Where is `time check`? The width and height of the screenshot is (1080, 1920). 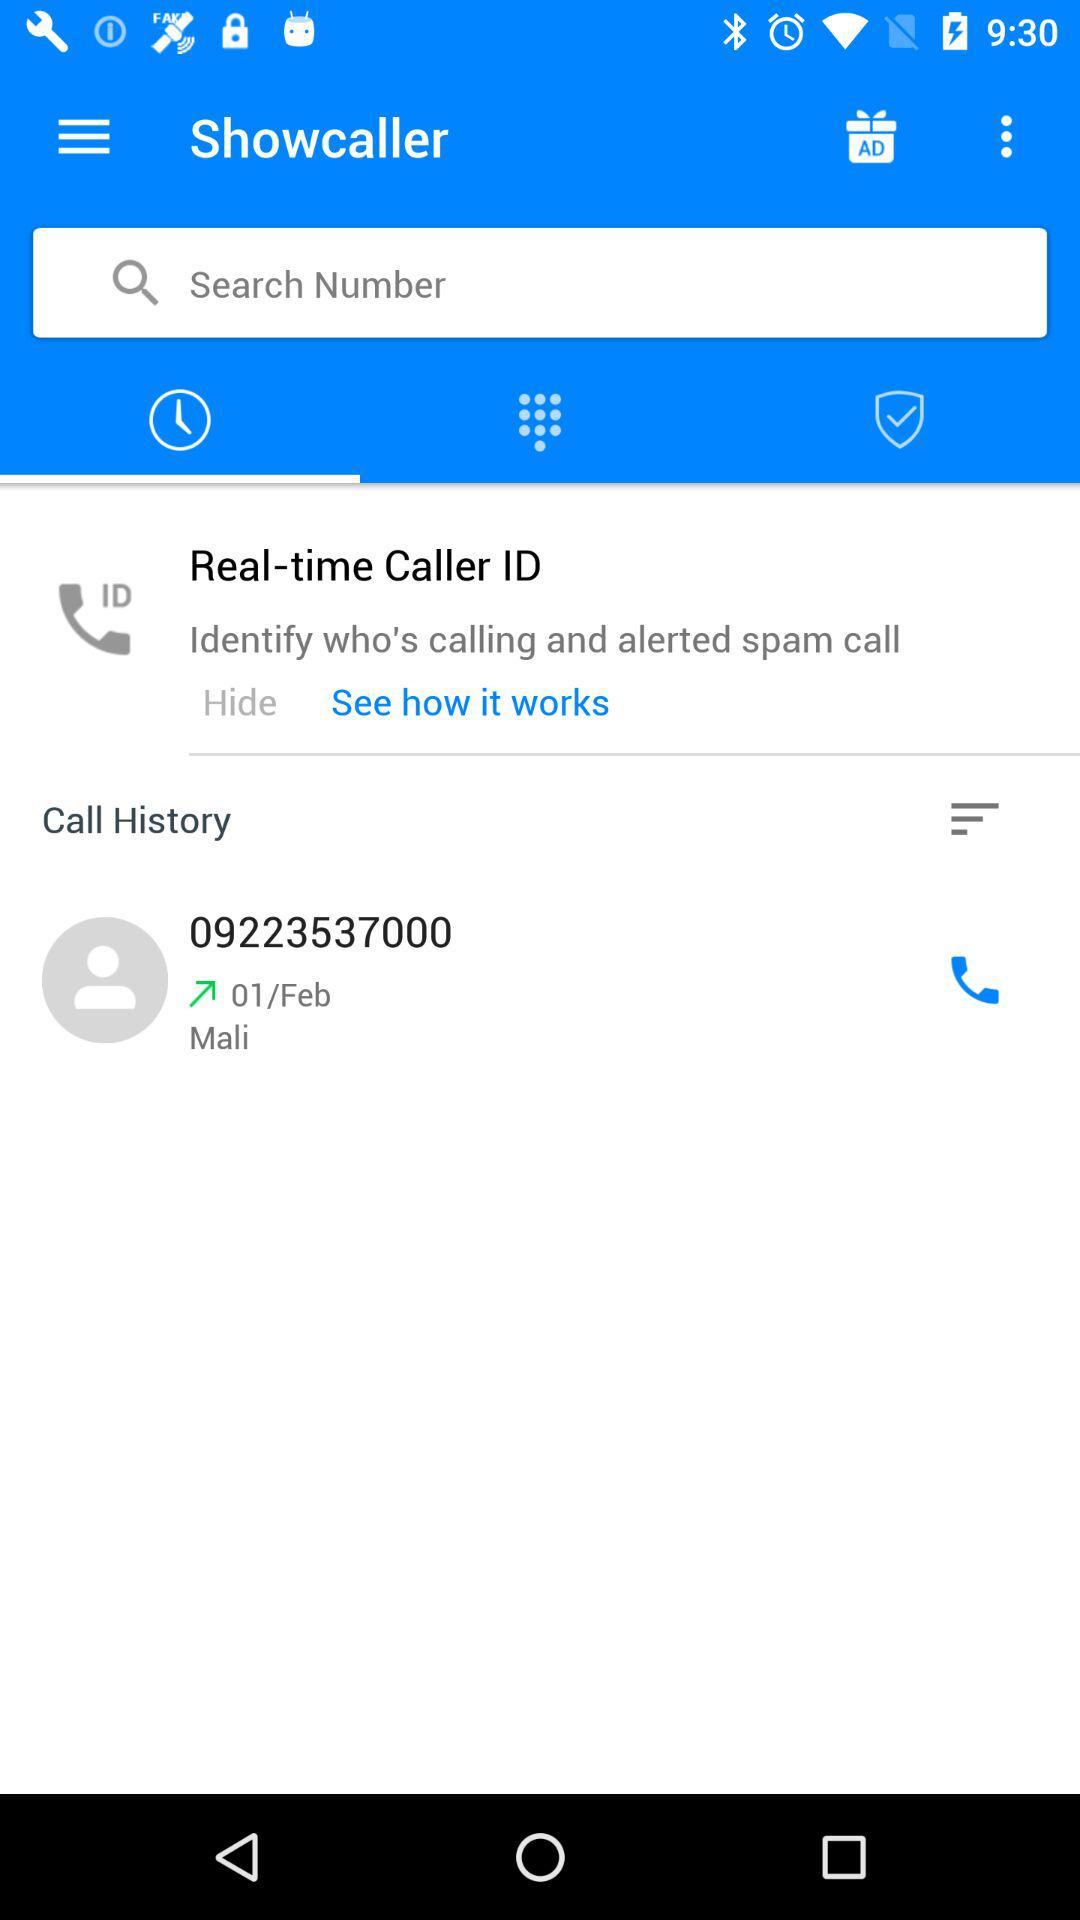
time check is located at coordinates (180, 419).